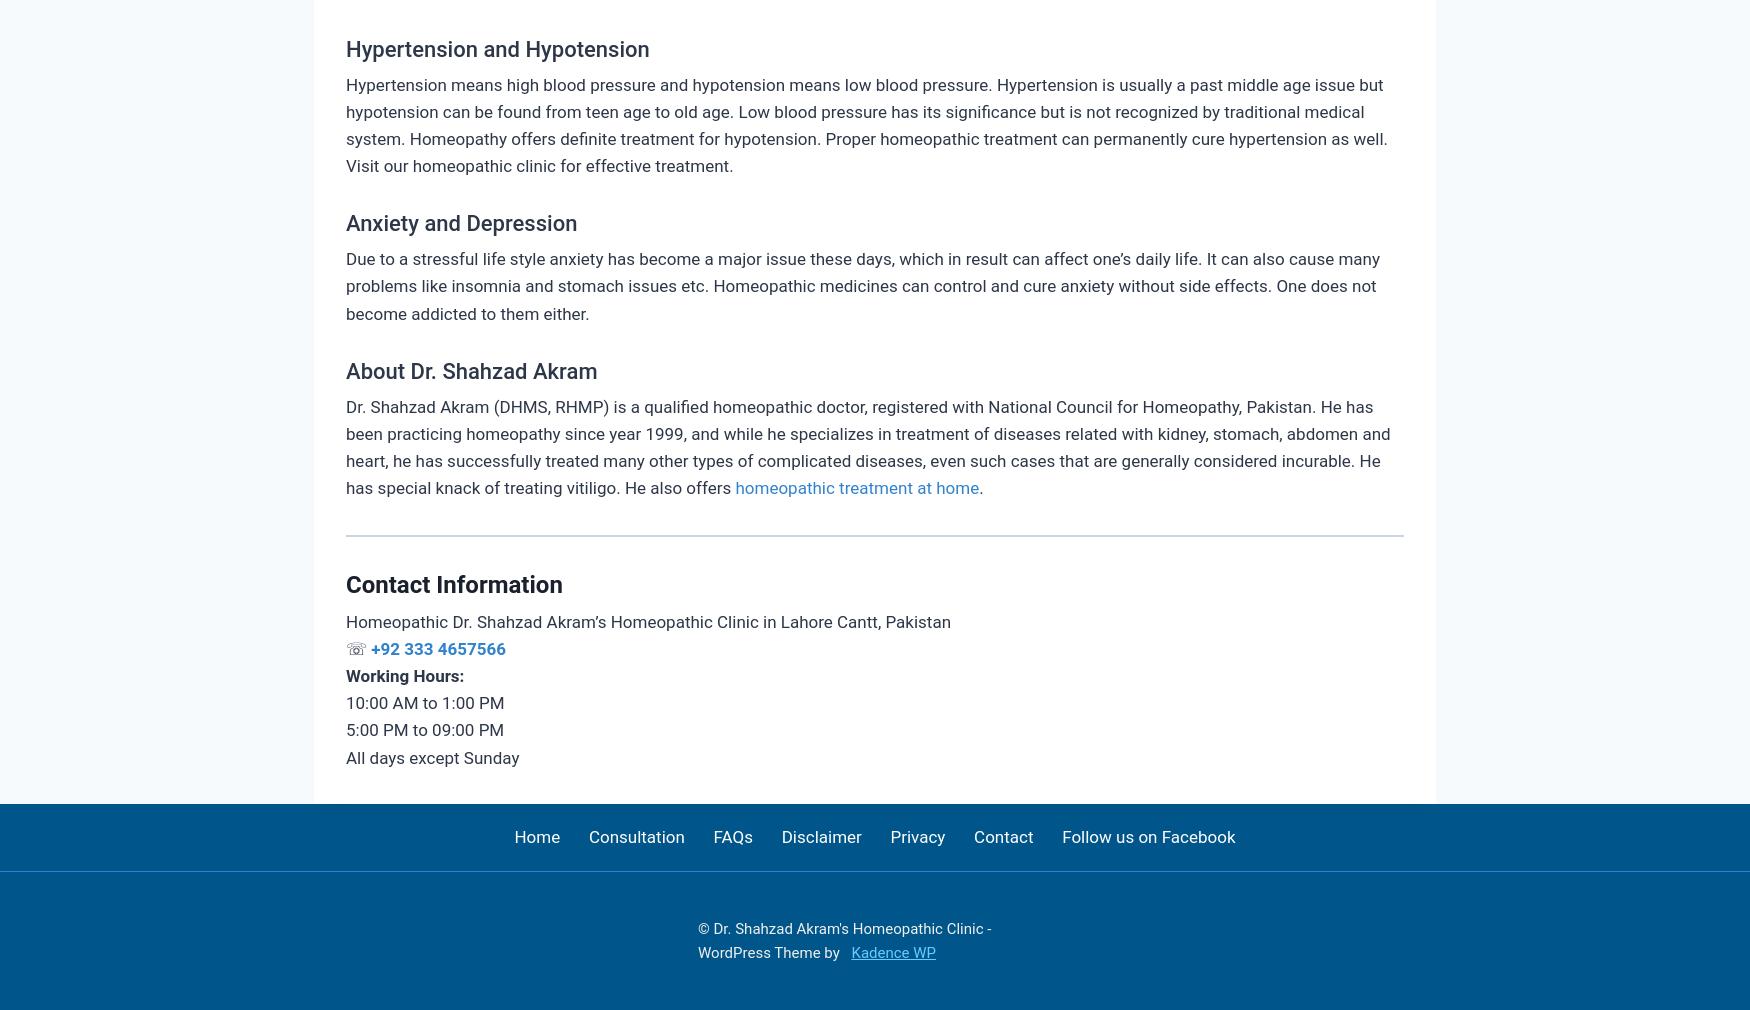  I want to click on '10:00 AM to 1:00 PM', so click(424, 701).